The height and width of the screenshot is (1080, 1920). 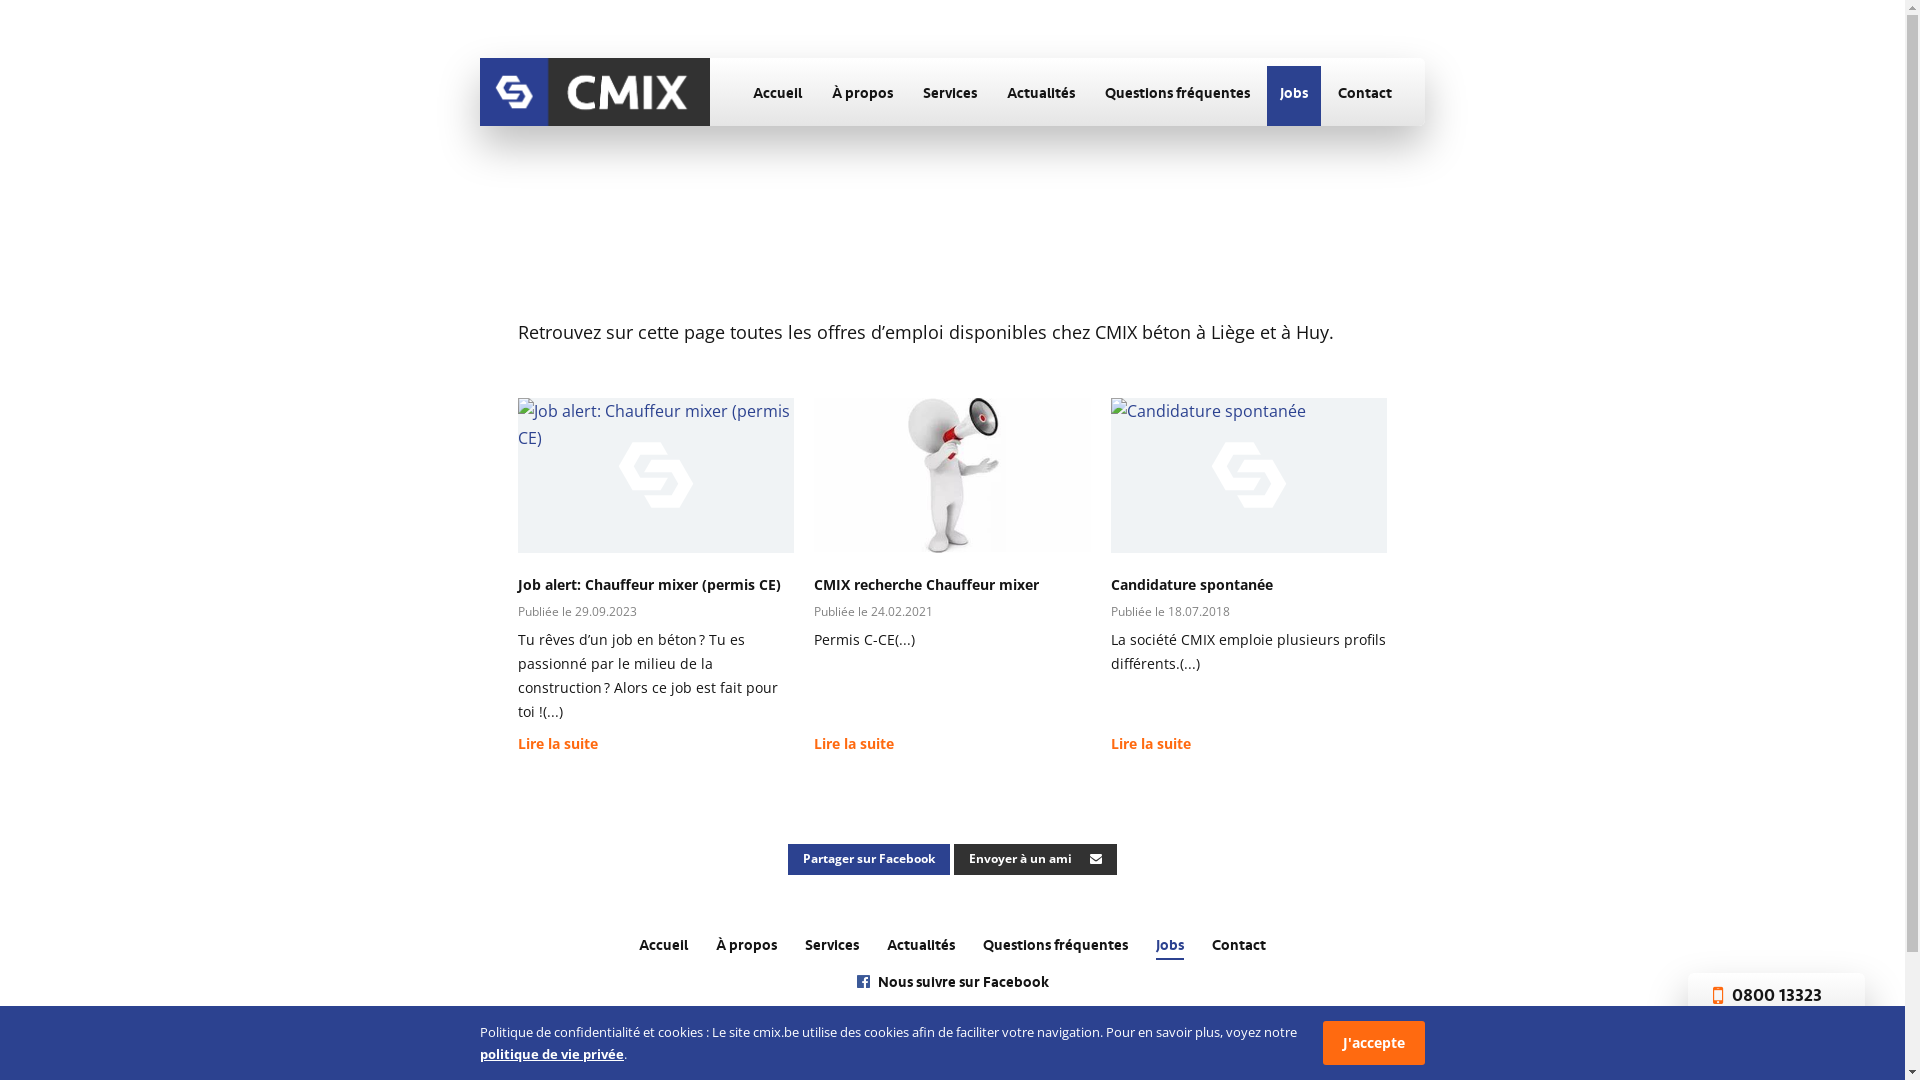 I want to click on 'Partager sur Facebook', so click(x=868, y=858).